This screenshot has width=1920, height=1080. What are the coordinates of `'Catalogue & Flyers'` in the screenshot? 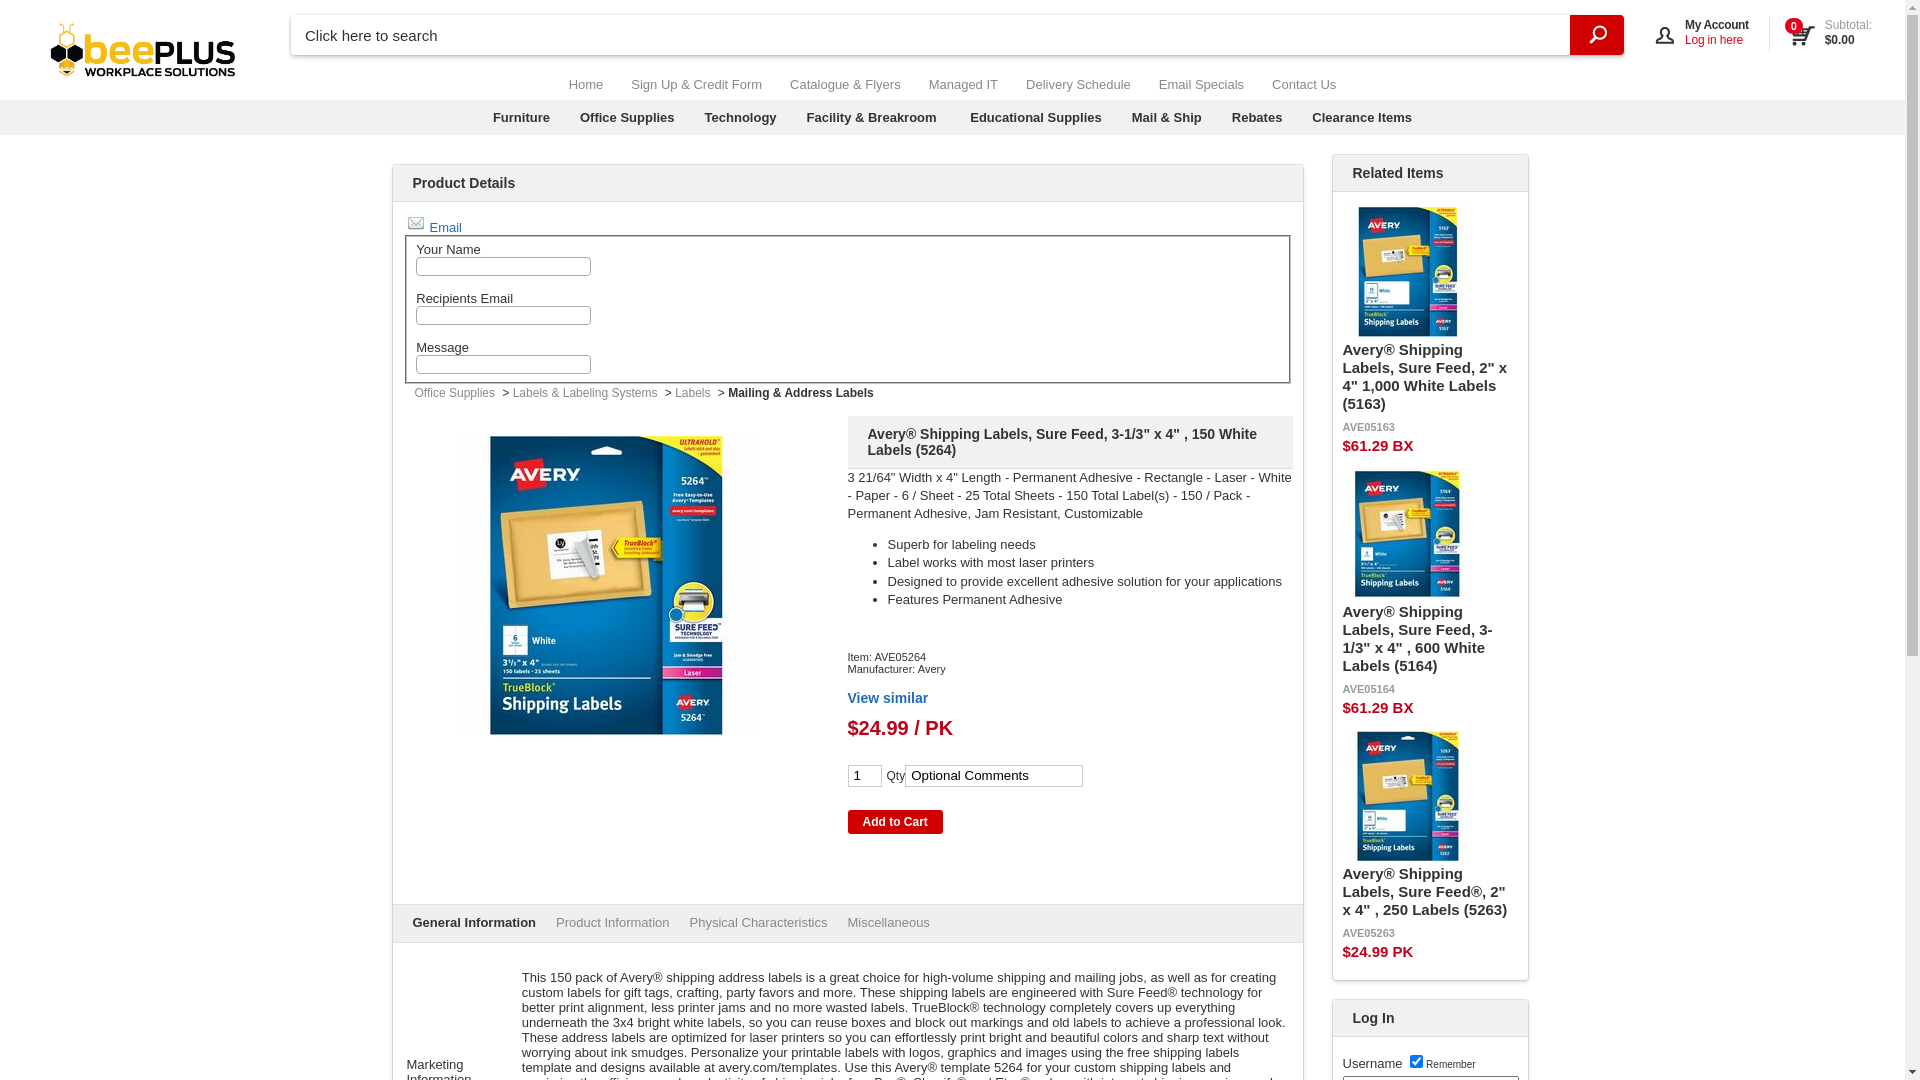 It's located at (845, 83).